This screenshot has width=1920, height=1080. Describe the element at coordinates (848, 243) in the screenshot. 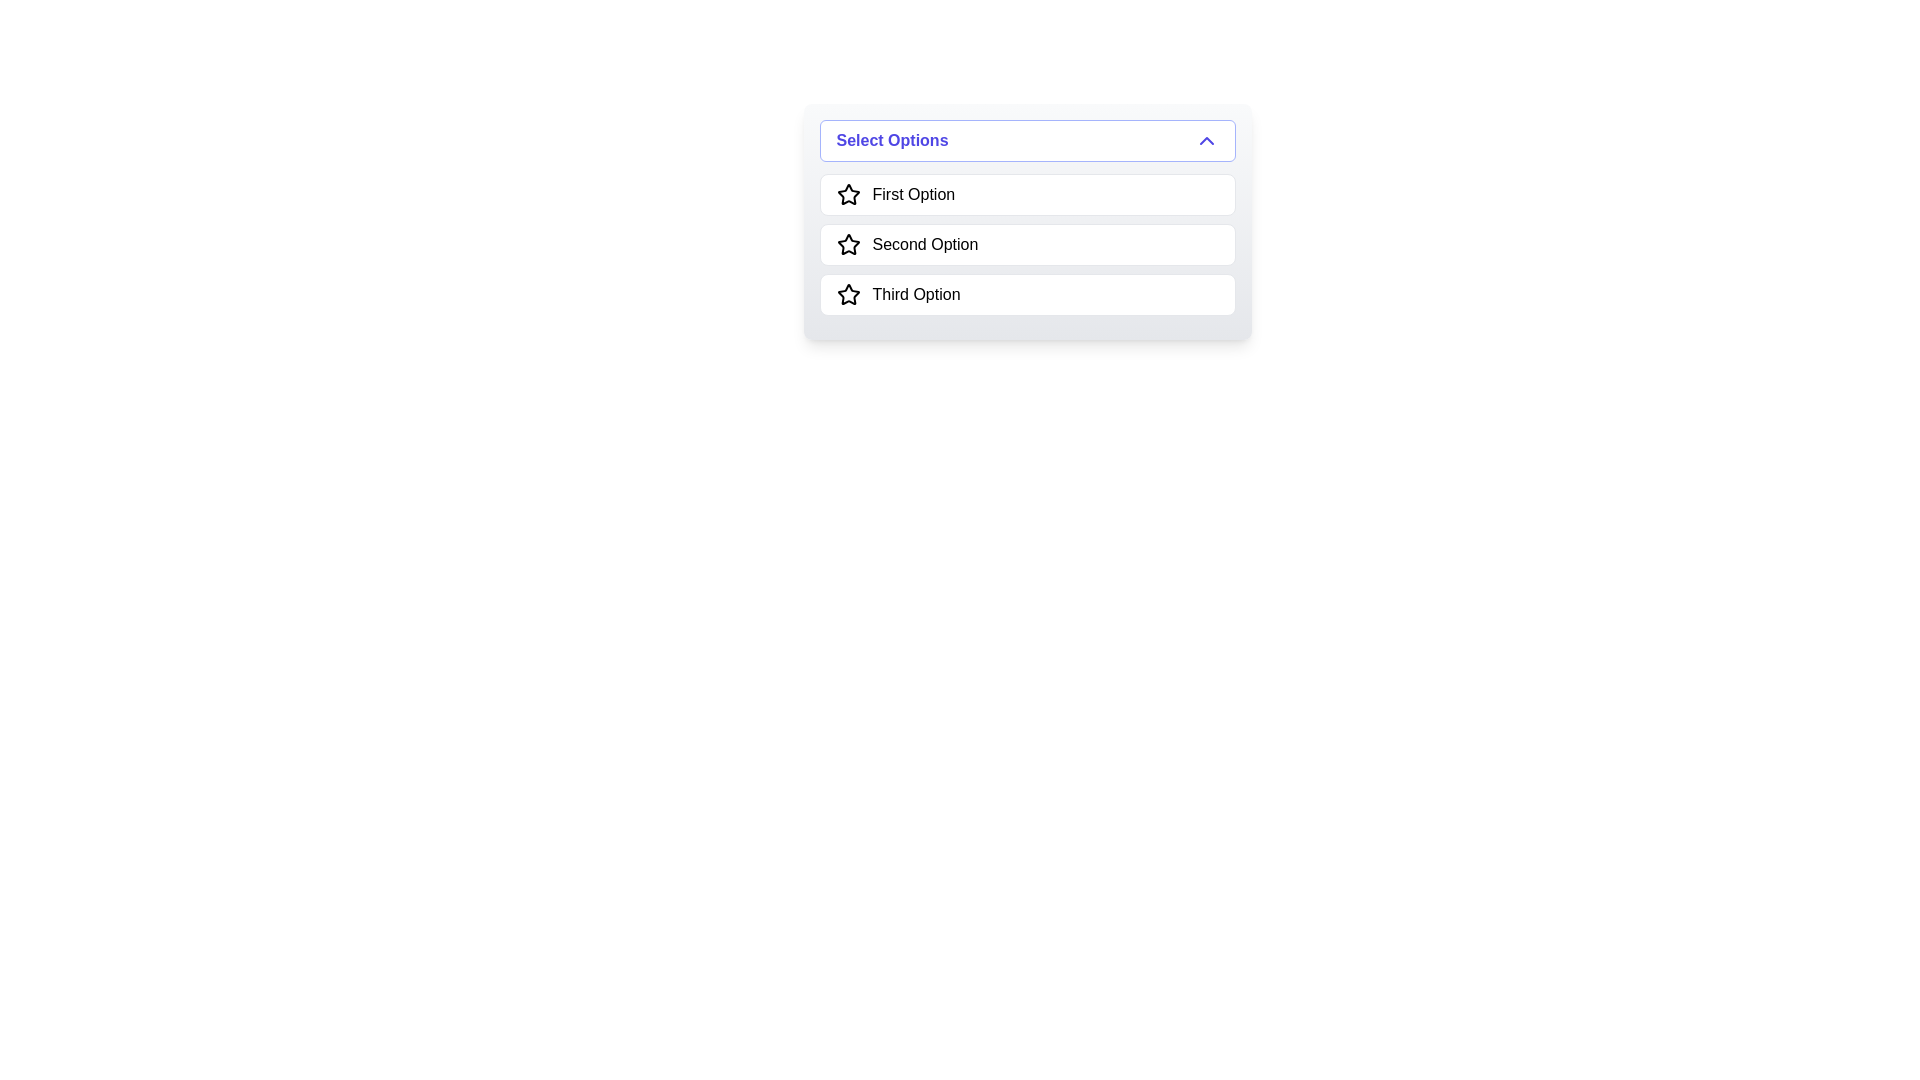

I see `the second star-shaped SVG icon in the dropdown menu, which is labeled 'Second Option'` at that location.